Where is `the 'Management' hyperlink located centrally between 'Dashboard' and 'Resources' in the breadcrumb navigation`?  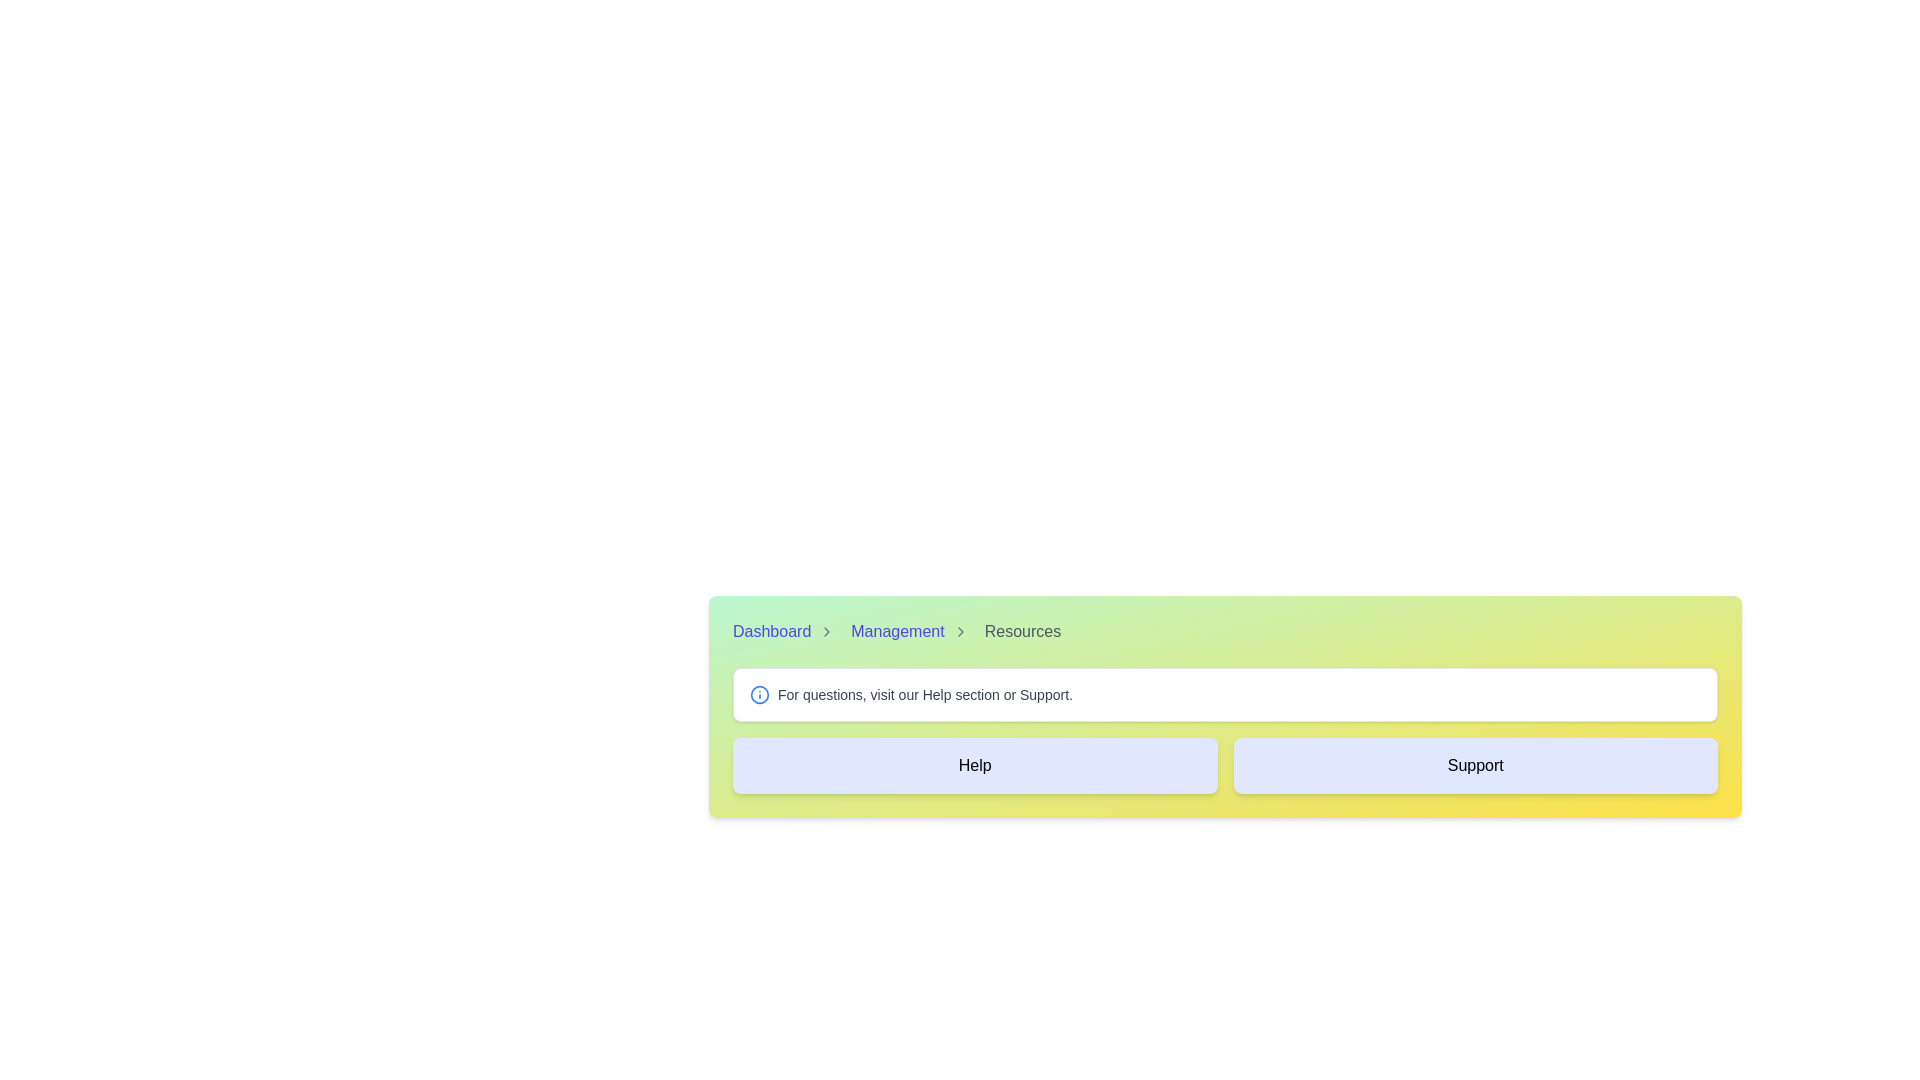
the 'Management' hyperlink located centrally between 'Dashboard' and 'Resources' in the breadcrumb navigation is located at coordinates (911, 632).